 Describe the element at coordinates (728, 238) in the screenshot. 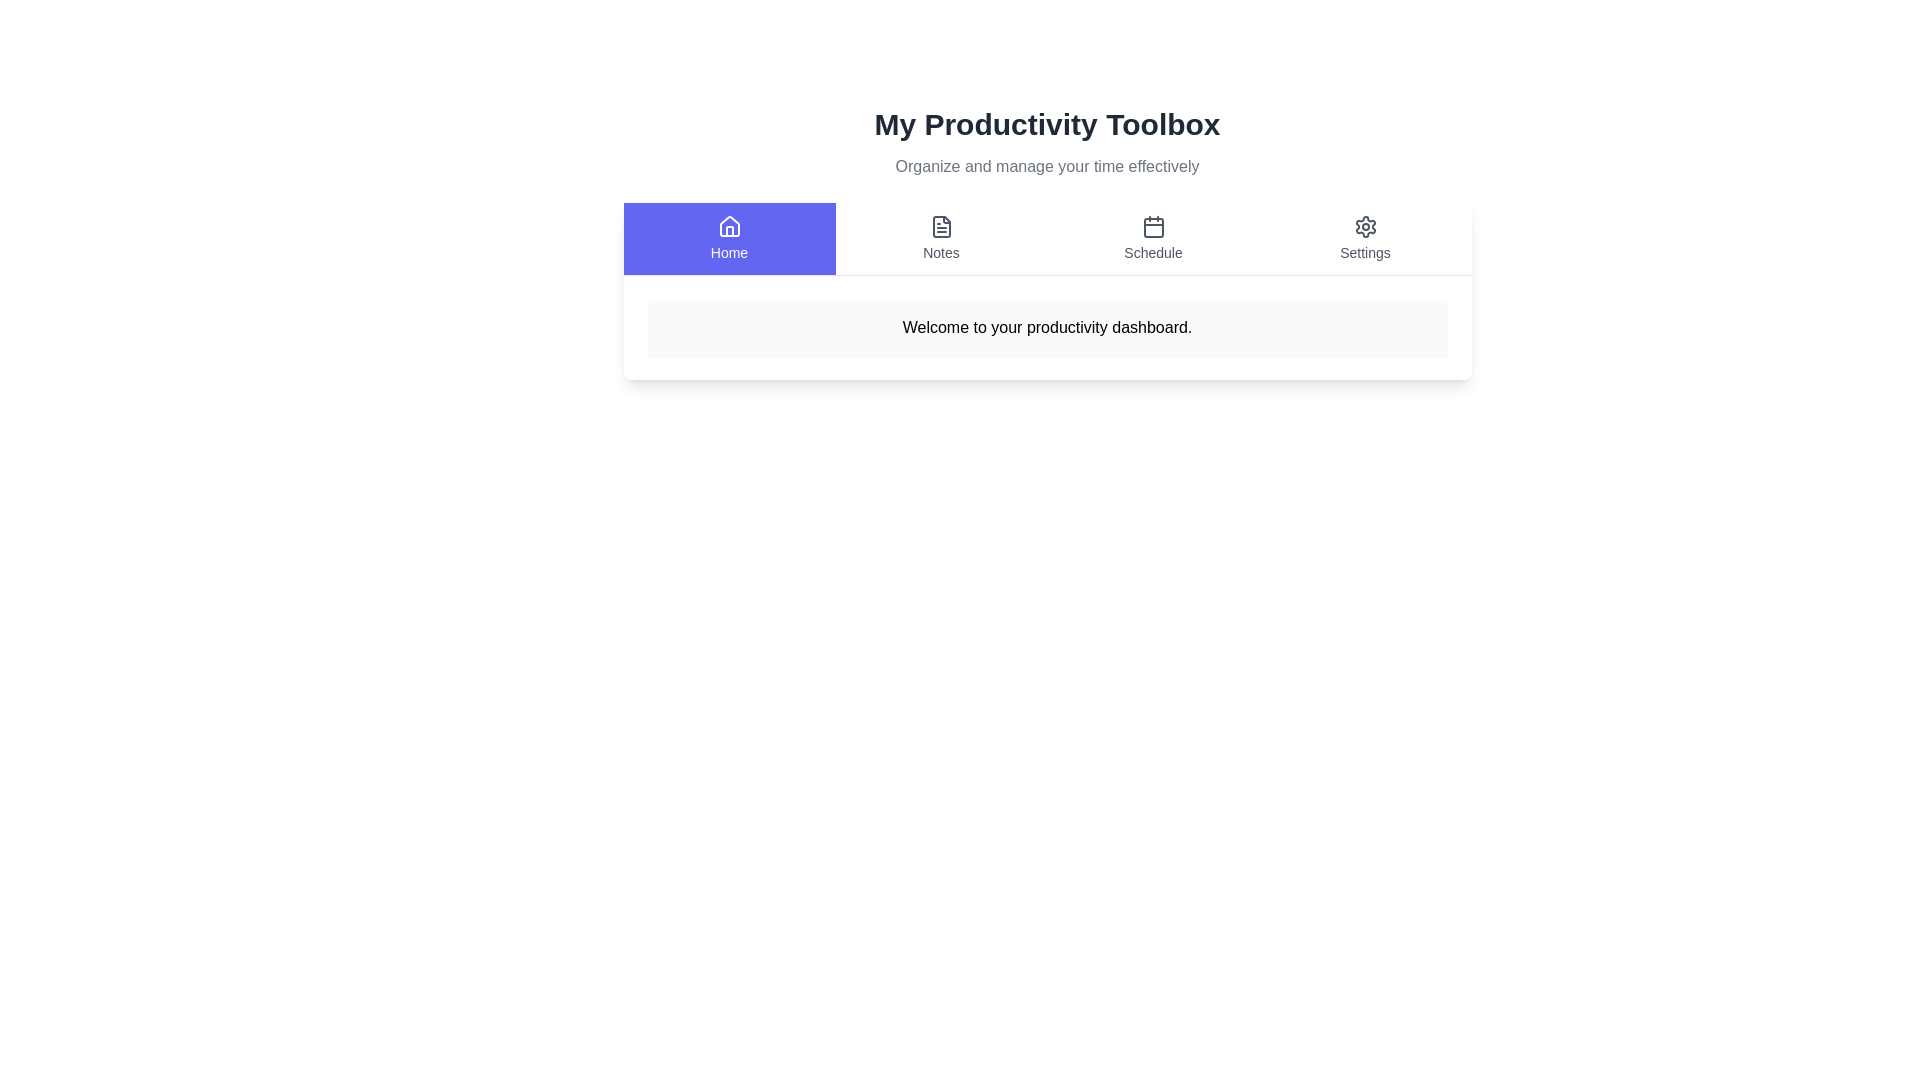

I see `the 'Home' button, which is a rectangular button with a purple background, a house icon, and the text 'Home' written below it, located in the top navigation bar as the first button from the left` at that location.